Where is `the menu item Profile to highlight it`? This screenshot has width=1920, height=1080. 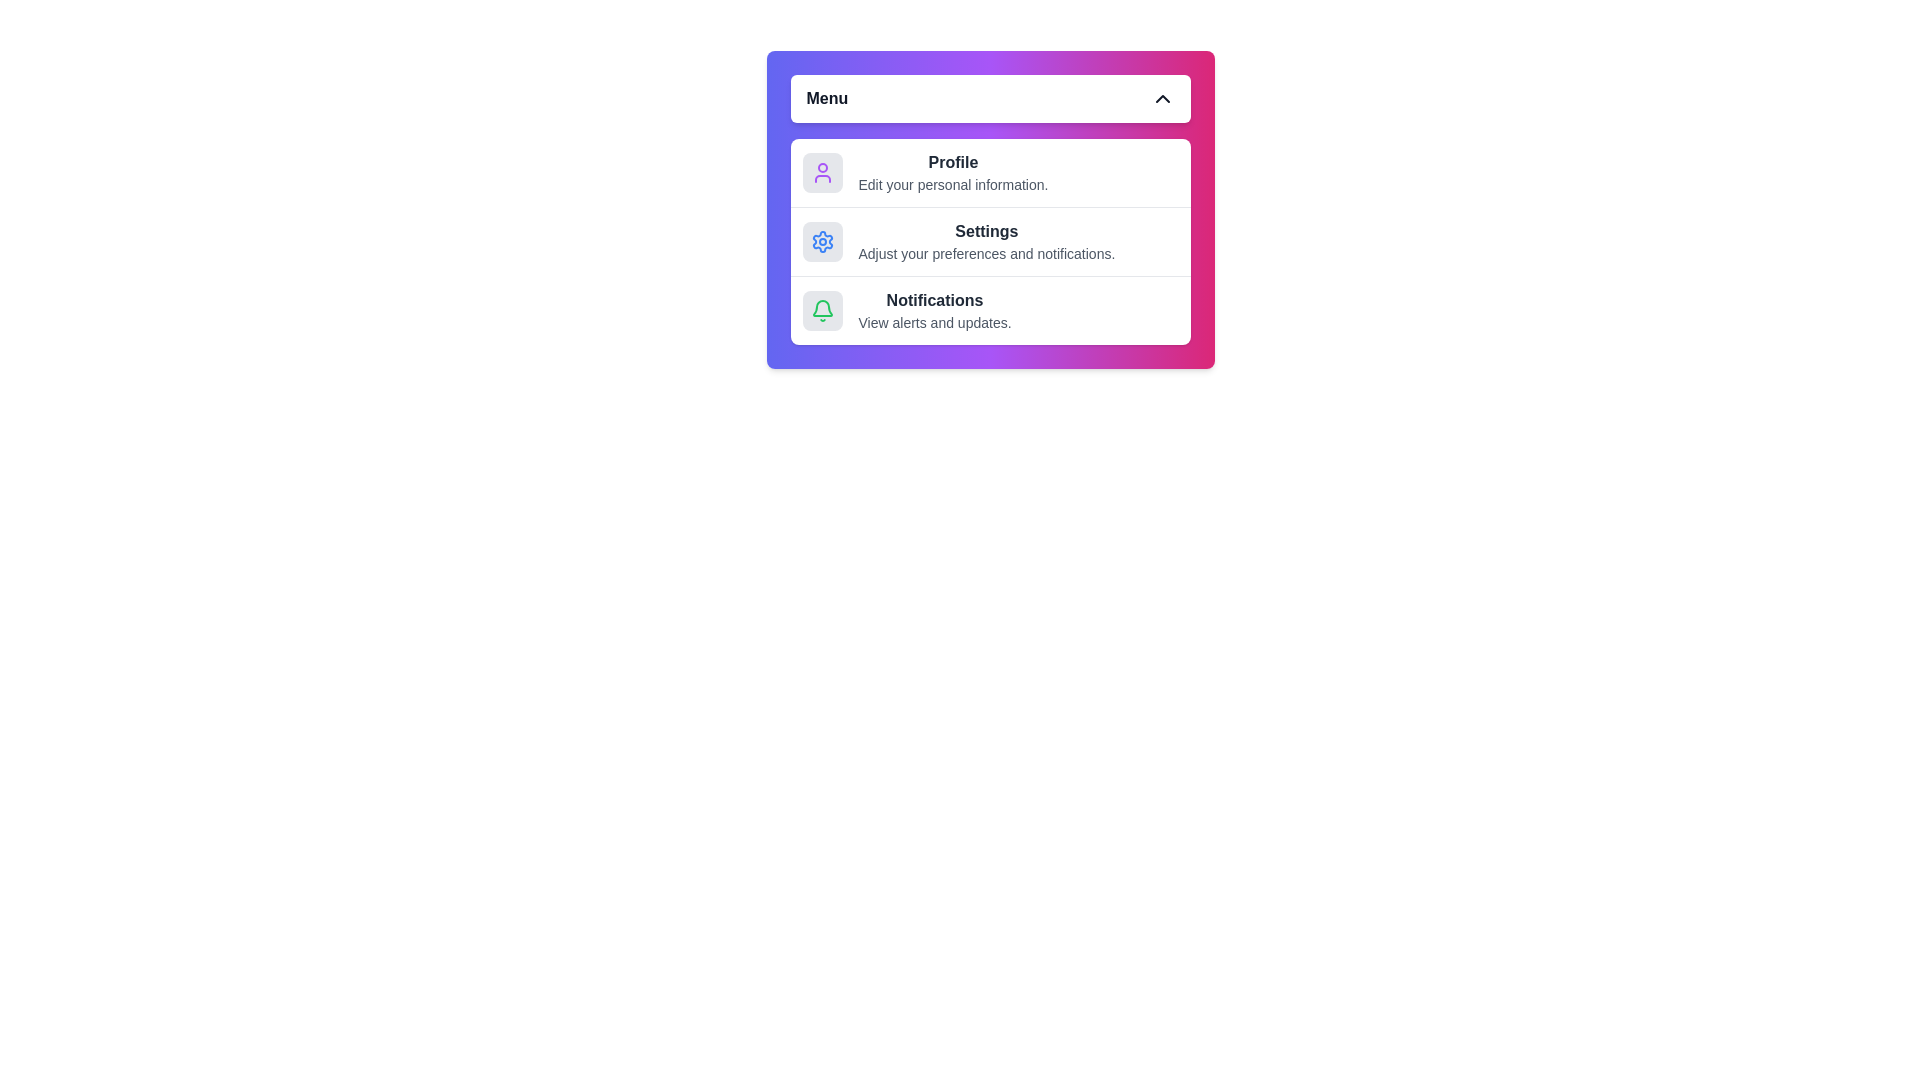 the menu item Profile to highlight it is located at coordinates (990, 172).